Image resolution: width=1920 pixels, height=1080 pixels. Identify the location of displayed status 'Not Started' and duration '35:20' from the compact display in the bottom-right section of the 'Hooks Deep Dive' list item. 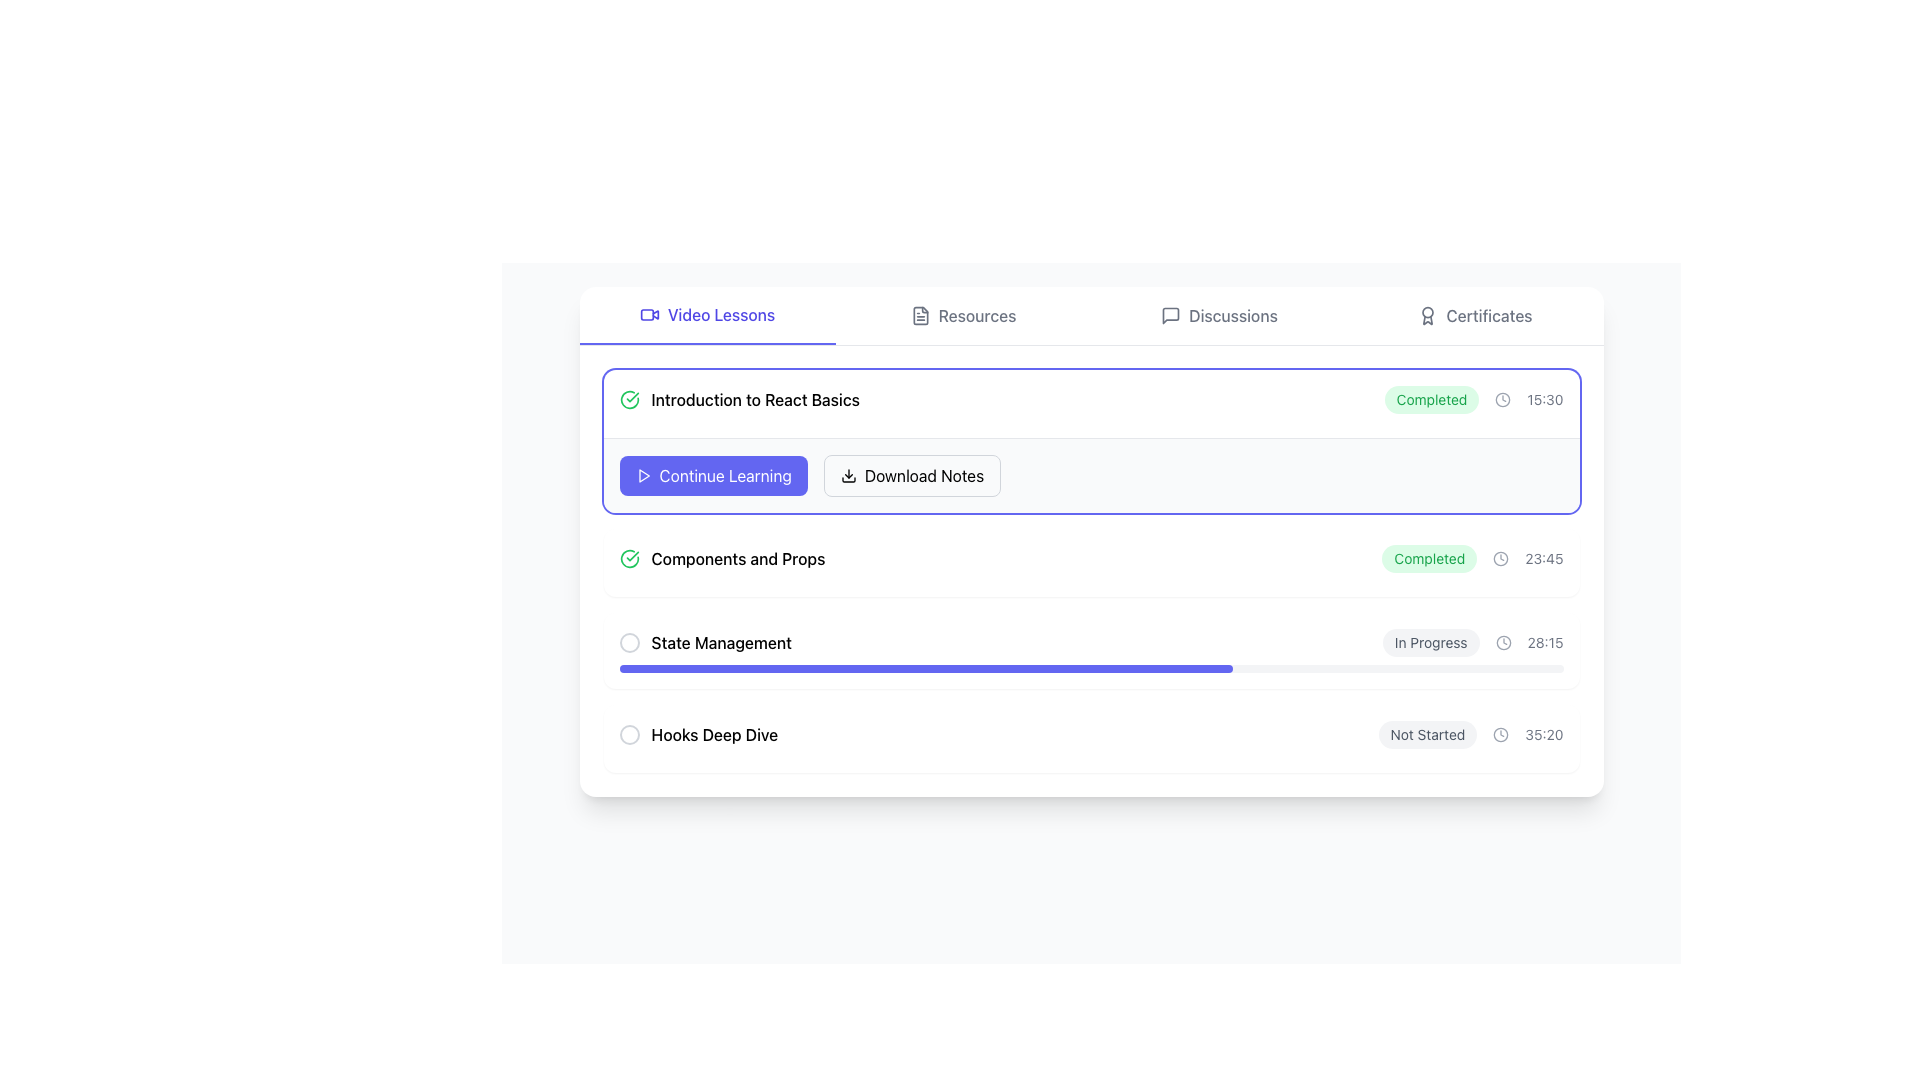
(1471, 735).